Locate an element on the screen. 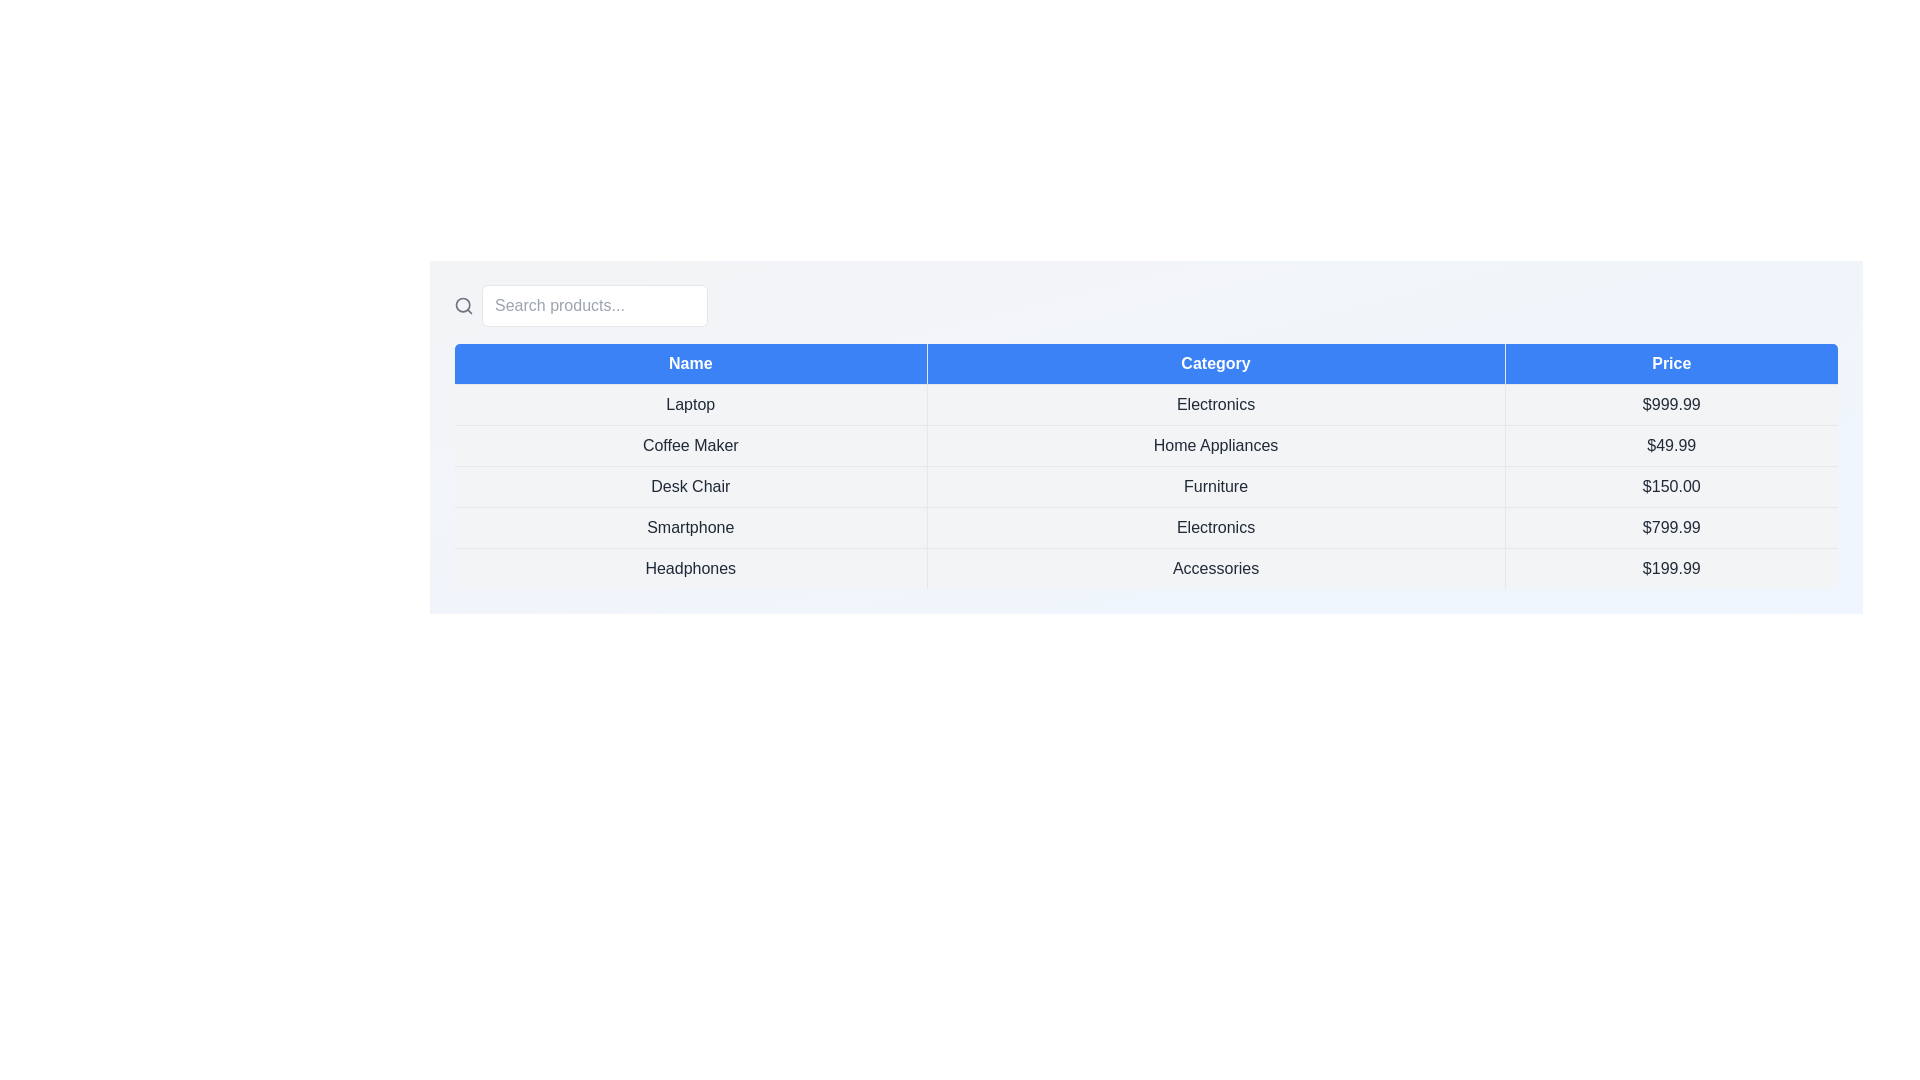  the Text Display that shows the price of the 'Headphones' product, located in the rightmost cell of the last row in the table is located at coordinates (1671, 569).